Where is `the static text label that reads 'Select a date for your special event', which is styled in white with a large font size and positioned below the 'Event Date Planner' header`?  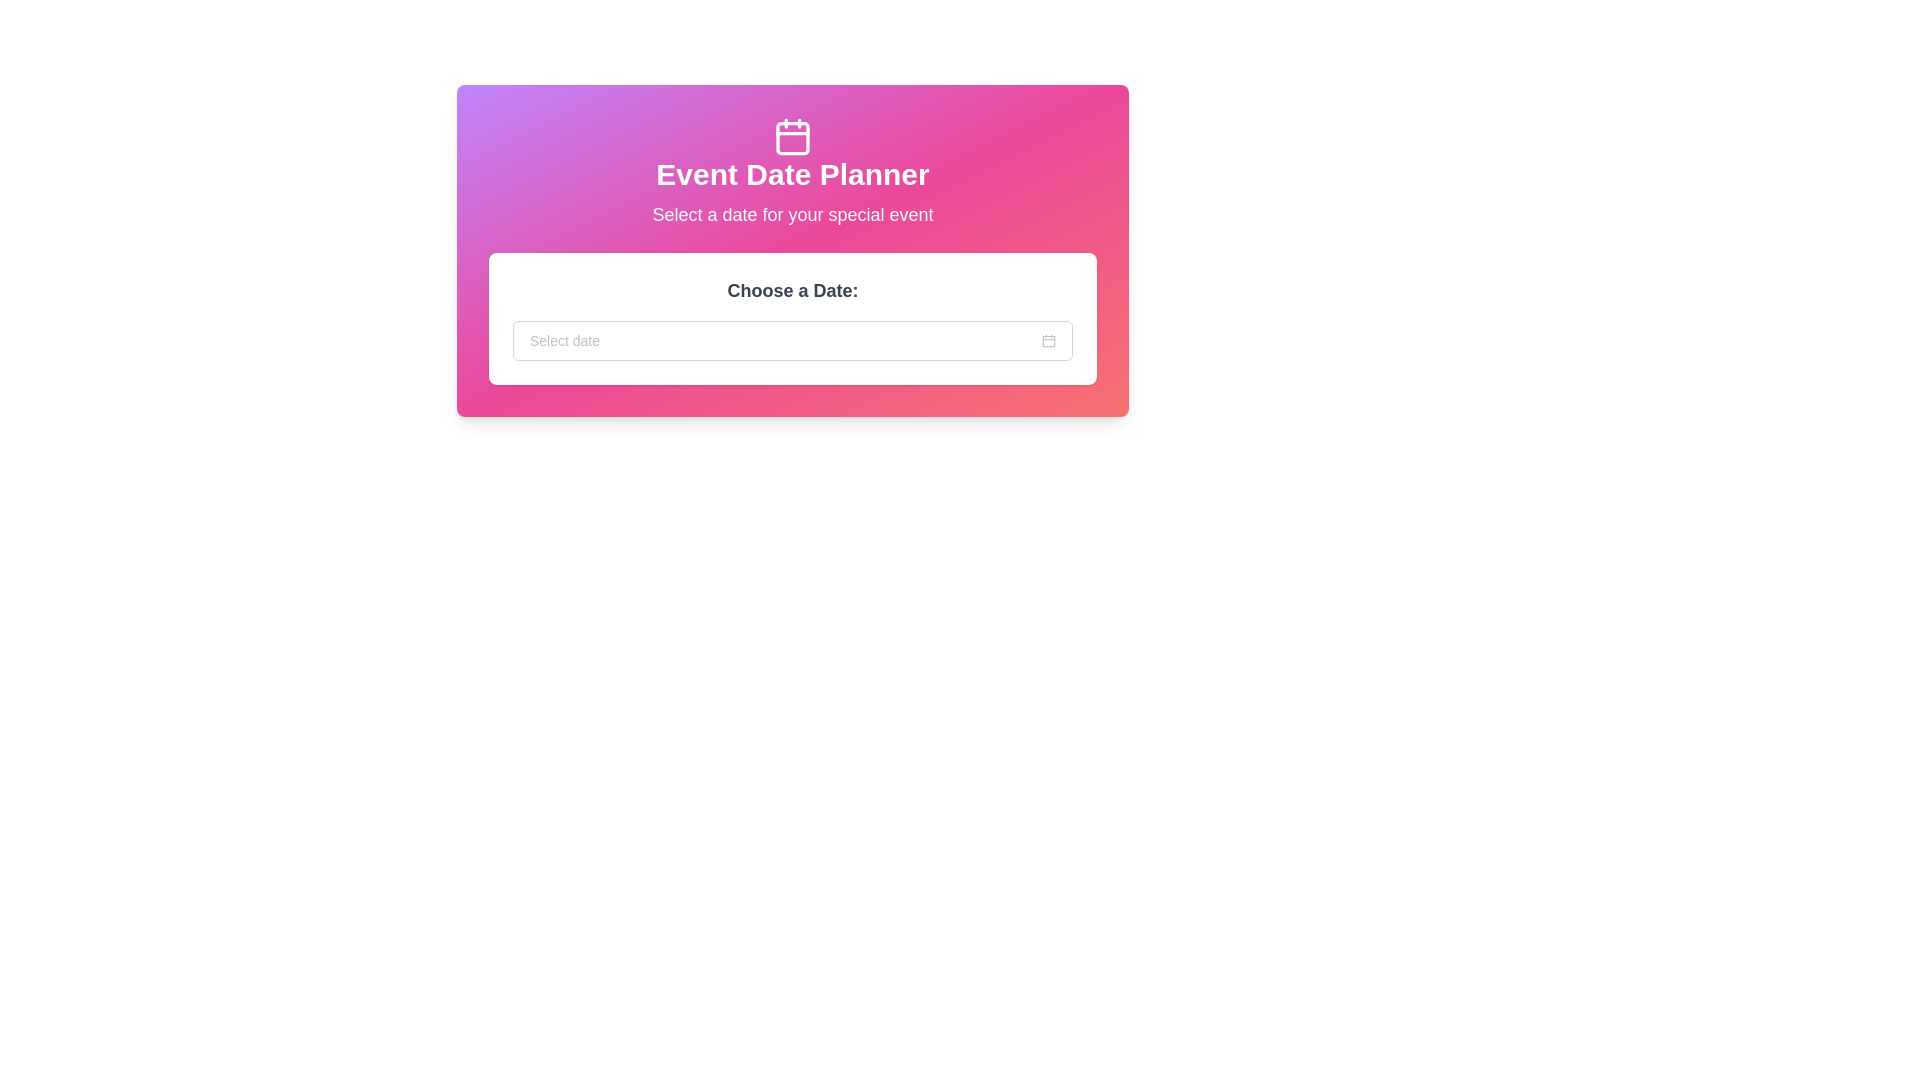
the static text label that reads 'Select a date for your special event', which is styled in white with a large font size and positioned below the 'Event Date Planner' header is located at coordinates (791, 215).